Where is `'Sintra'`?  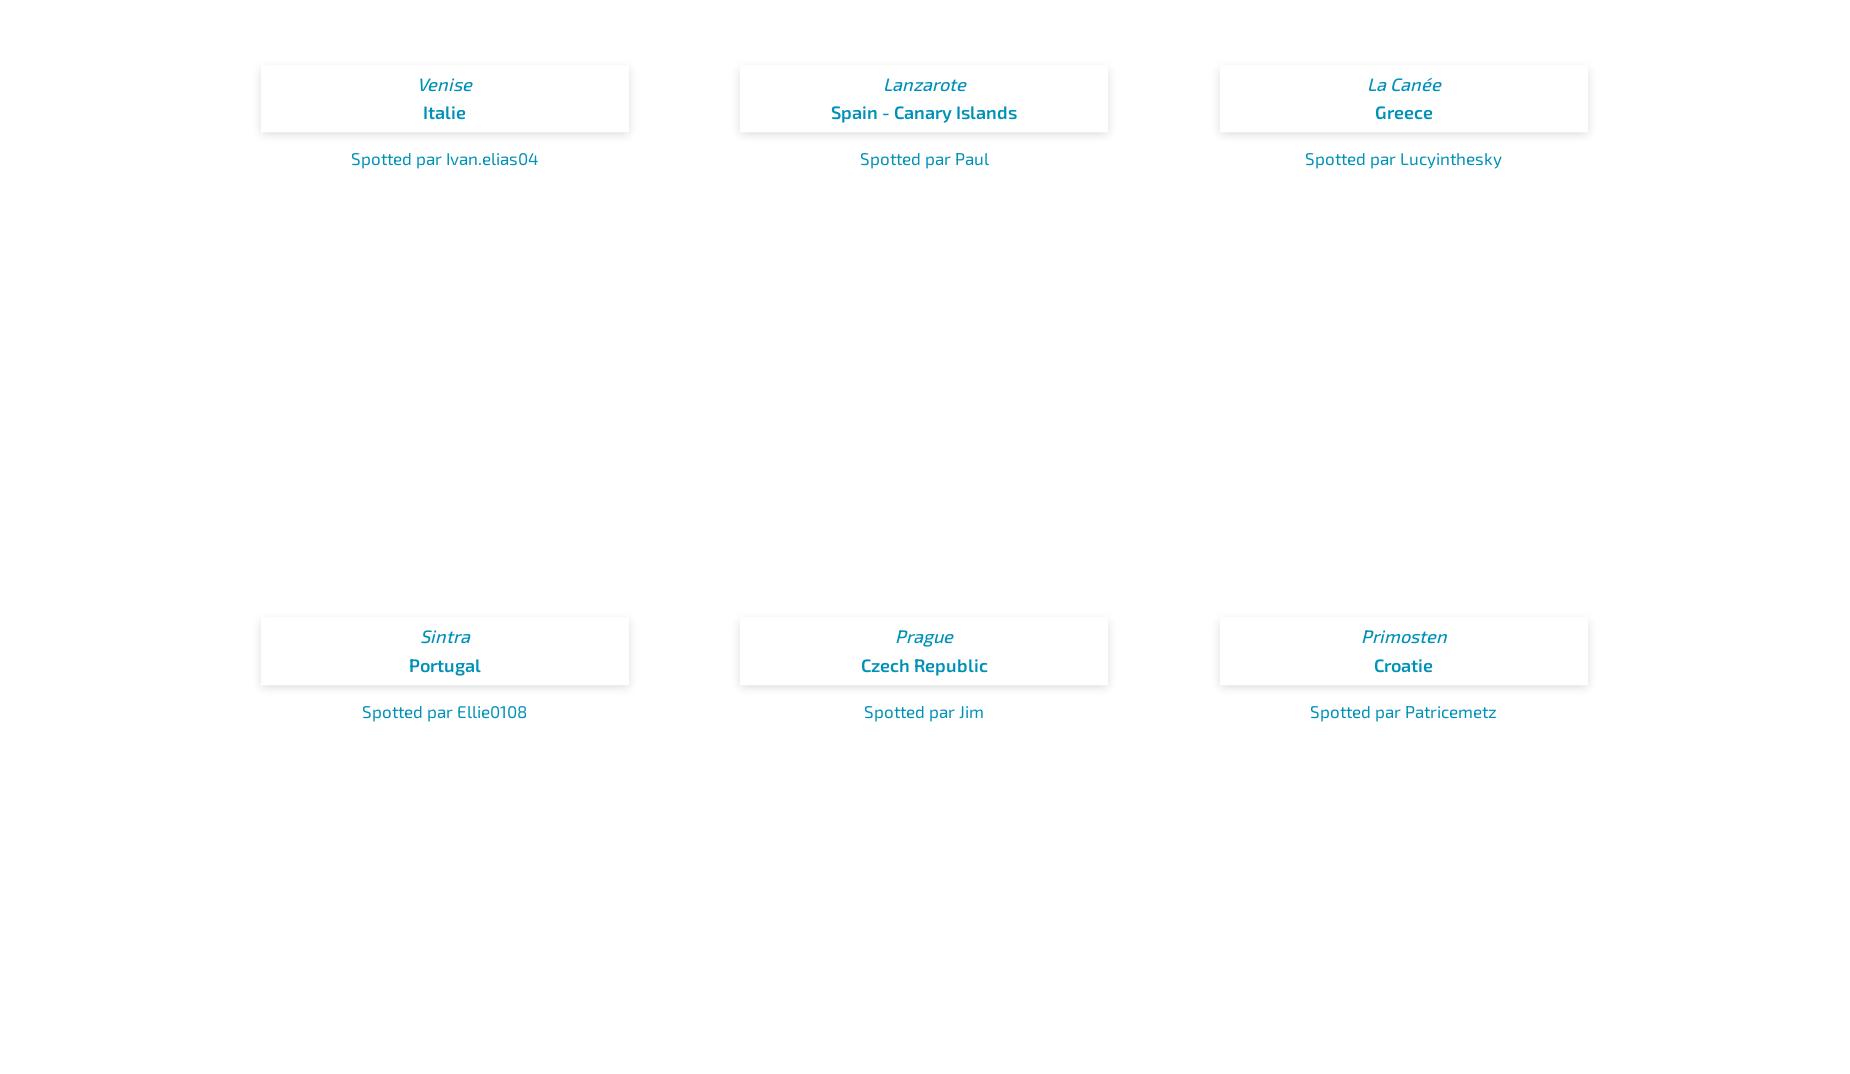 'Sintra' is located at coordinates (443, 636).